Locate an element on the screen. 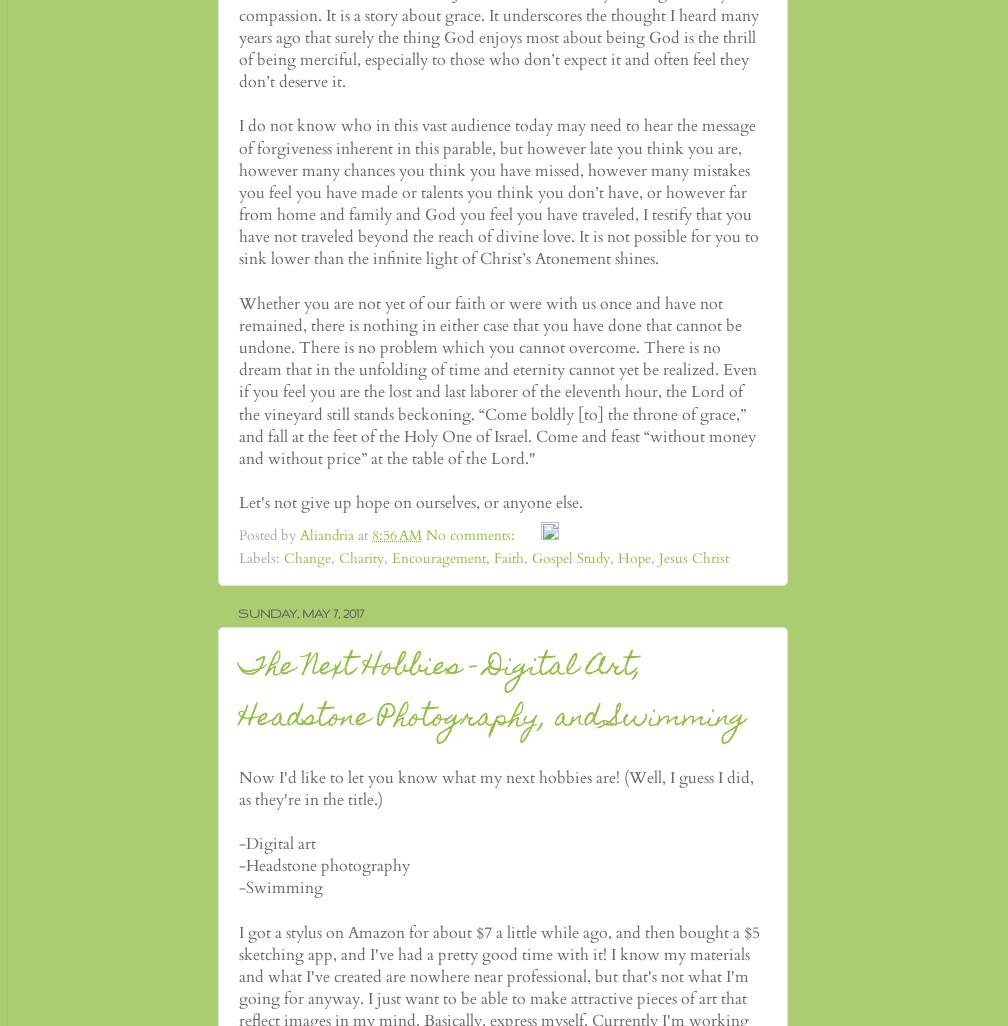  '-Headstone photography' is located at coordinates (324, 866).